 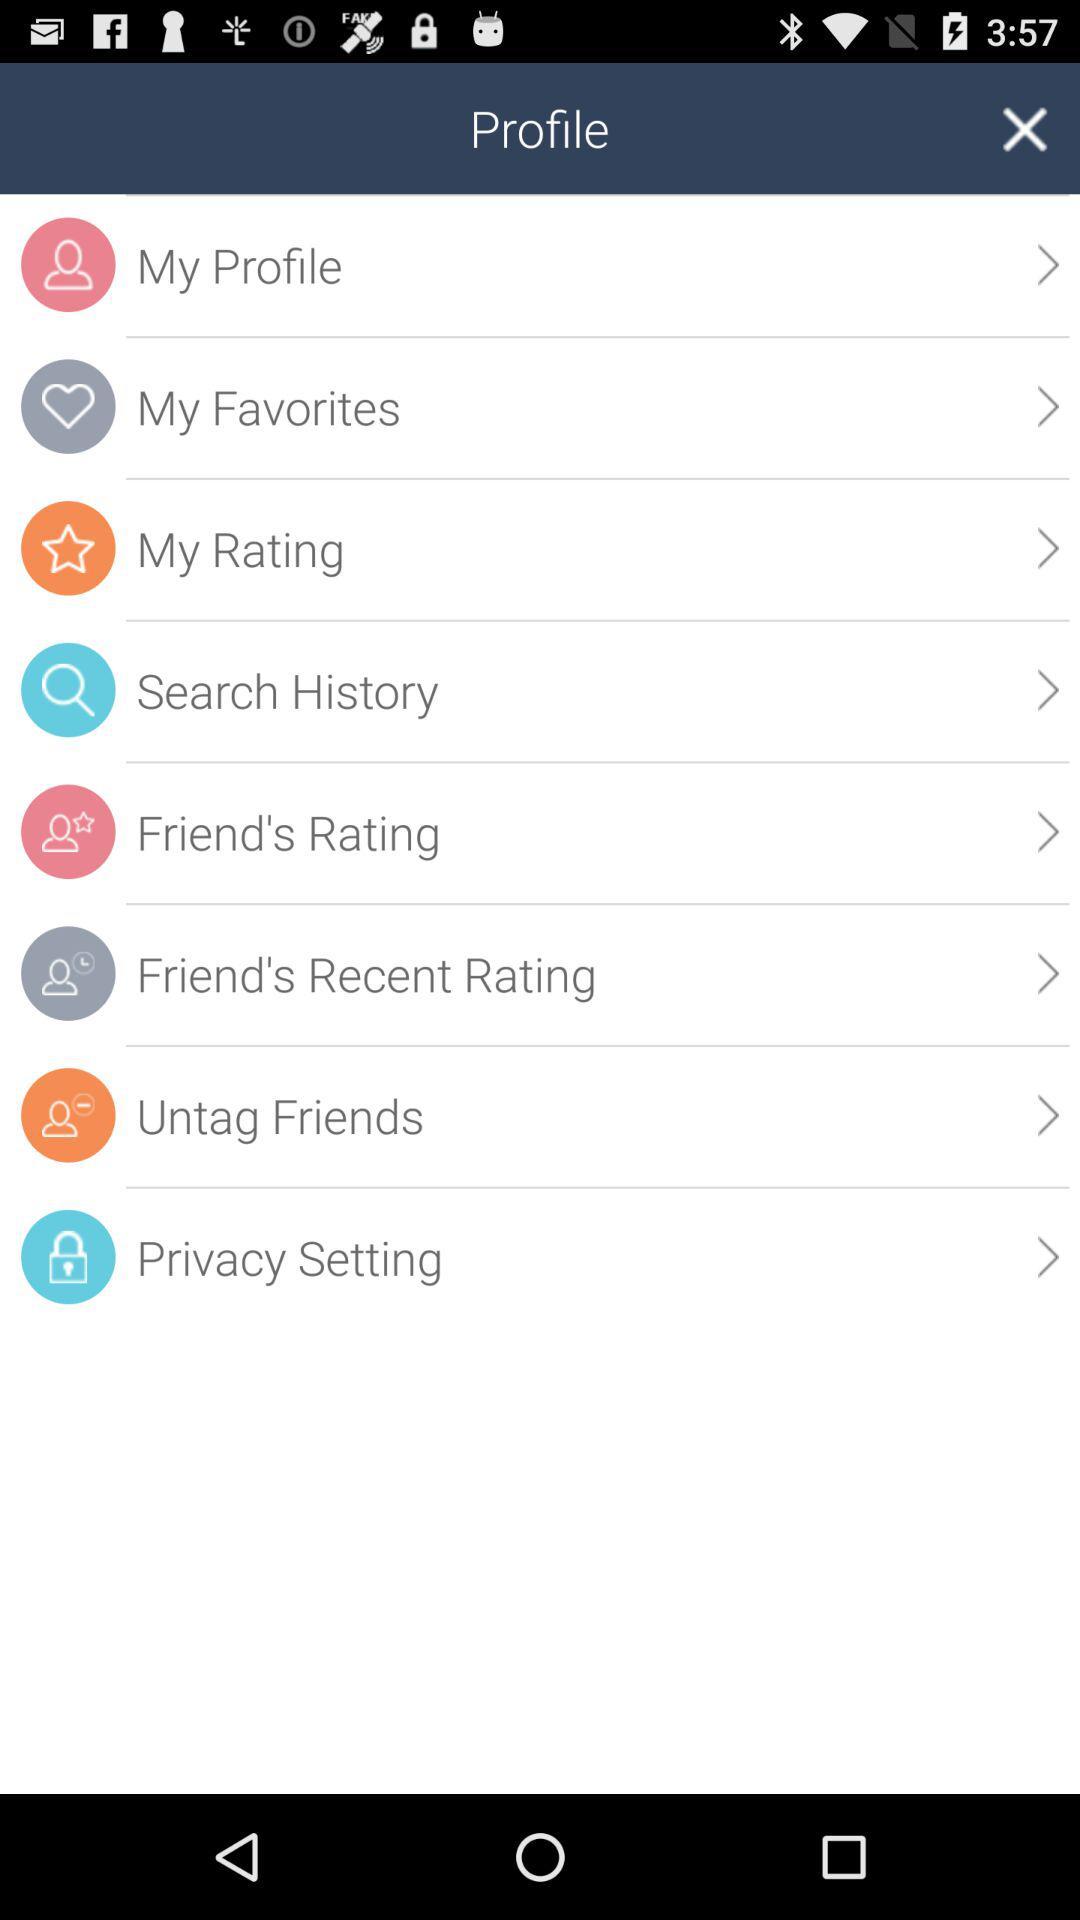 What do you see at coordinates (1047, 405) in the screenshot?
I see `the app below the my profile` at bounding box center [1047, 405].